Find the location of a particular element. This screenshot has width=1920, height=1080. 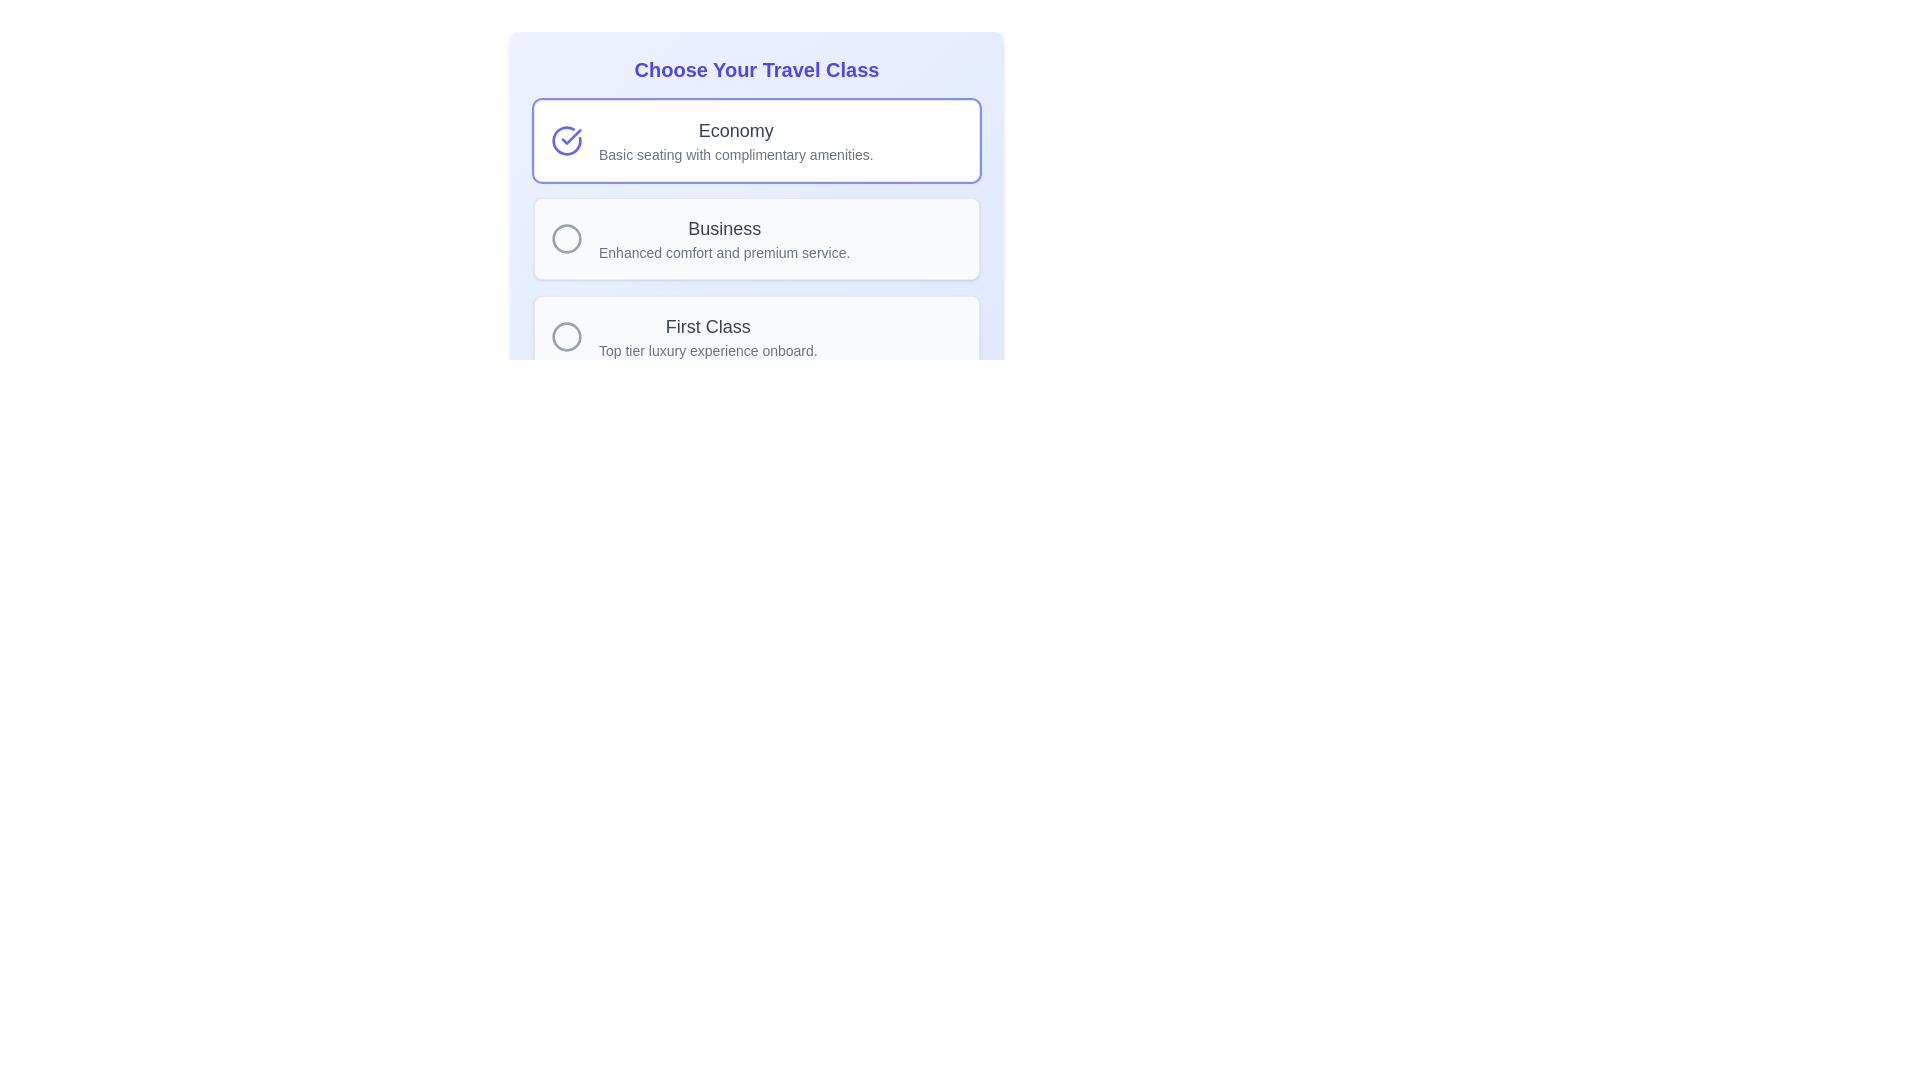

the 'Business' travel class text label located at the top of the option card, which is the second option in the list of travel classes is located at coordinates (723, 227).